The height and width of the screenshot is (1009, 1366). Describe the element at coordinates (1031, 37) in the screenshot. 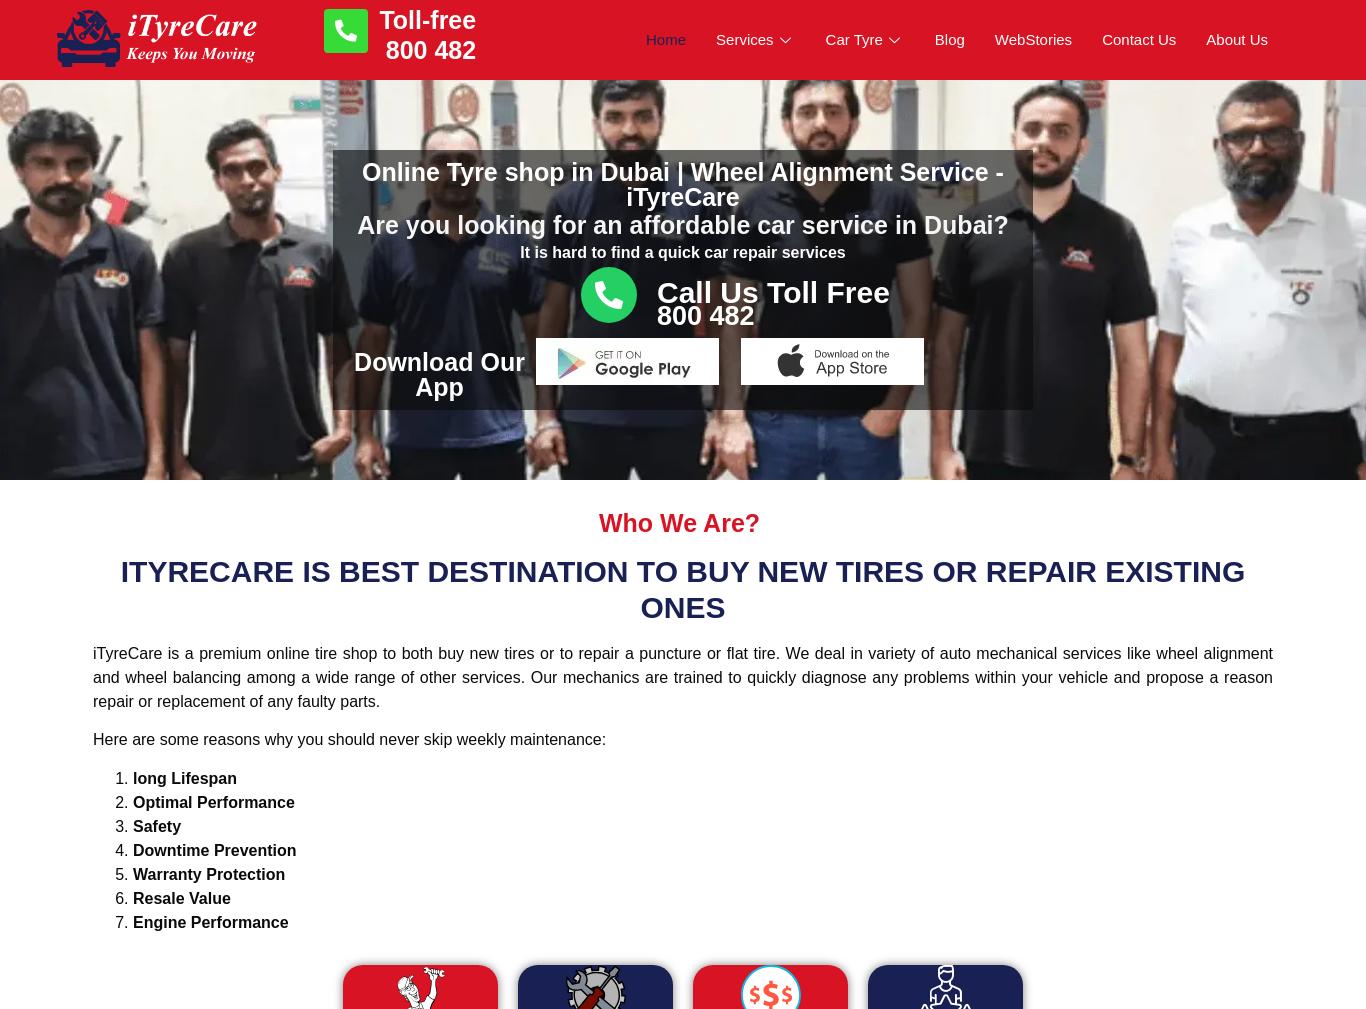

I see `'WebStories'` at that location.